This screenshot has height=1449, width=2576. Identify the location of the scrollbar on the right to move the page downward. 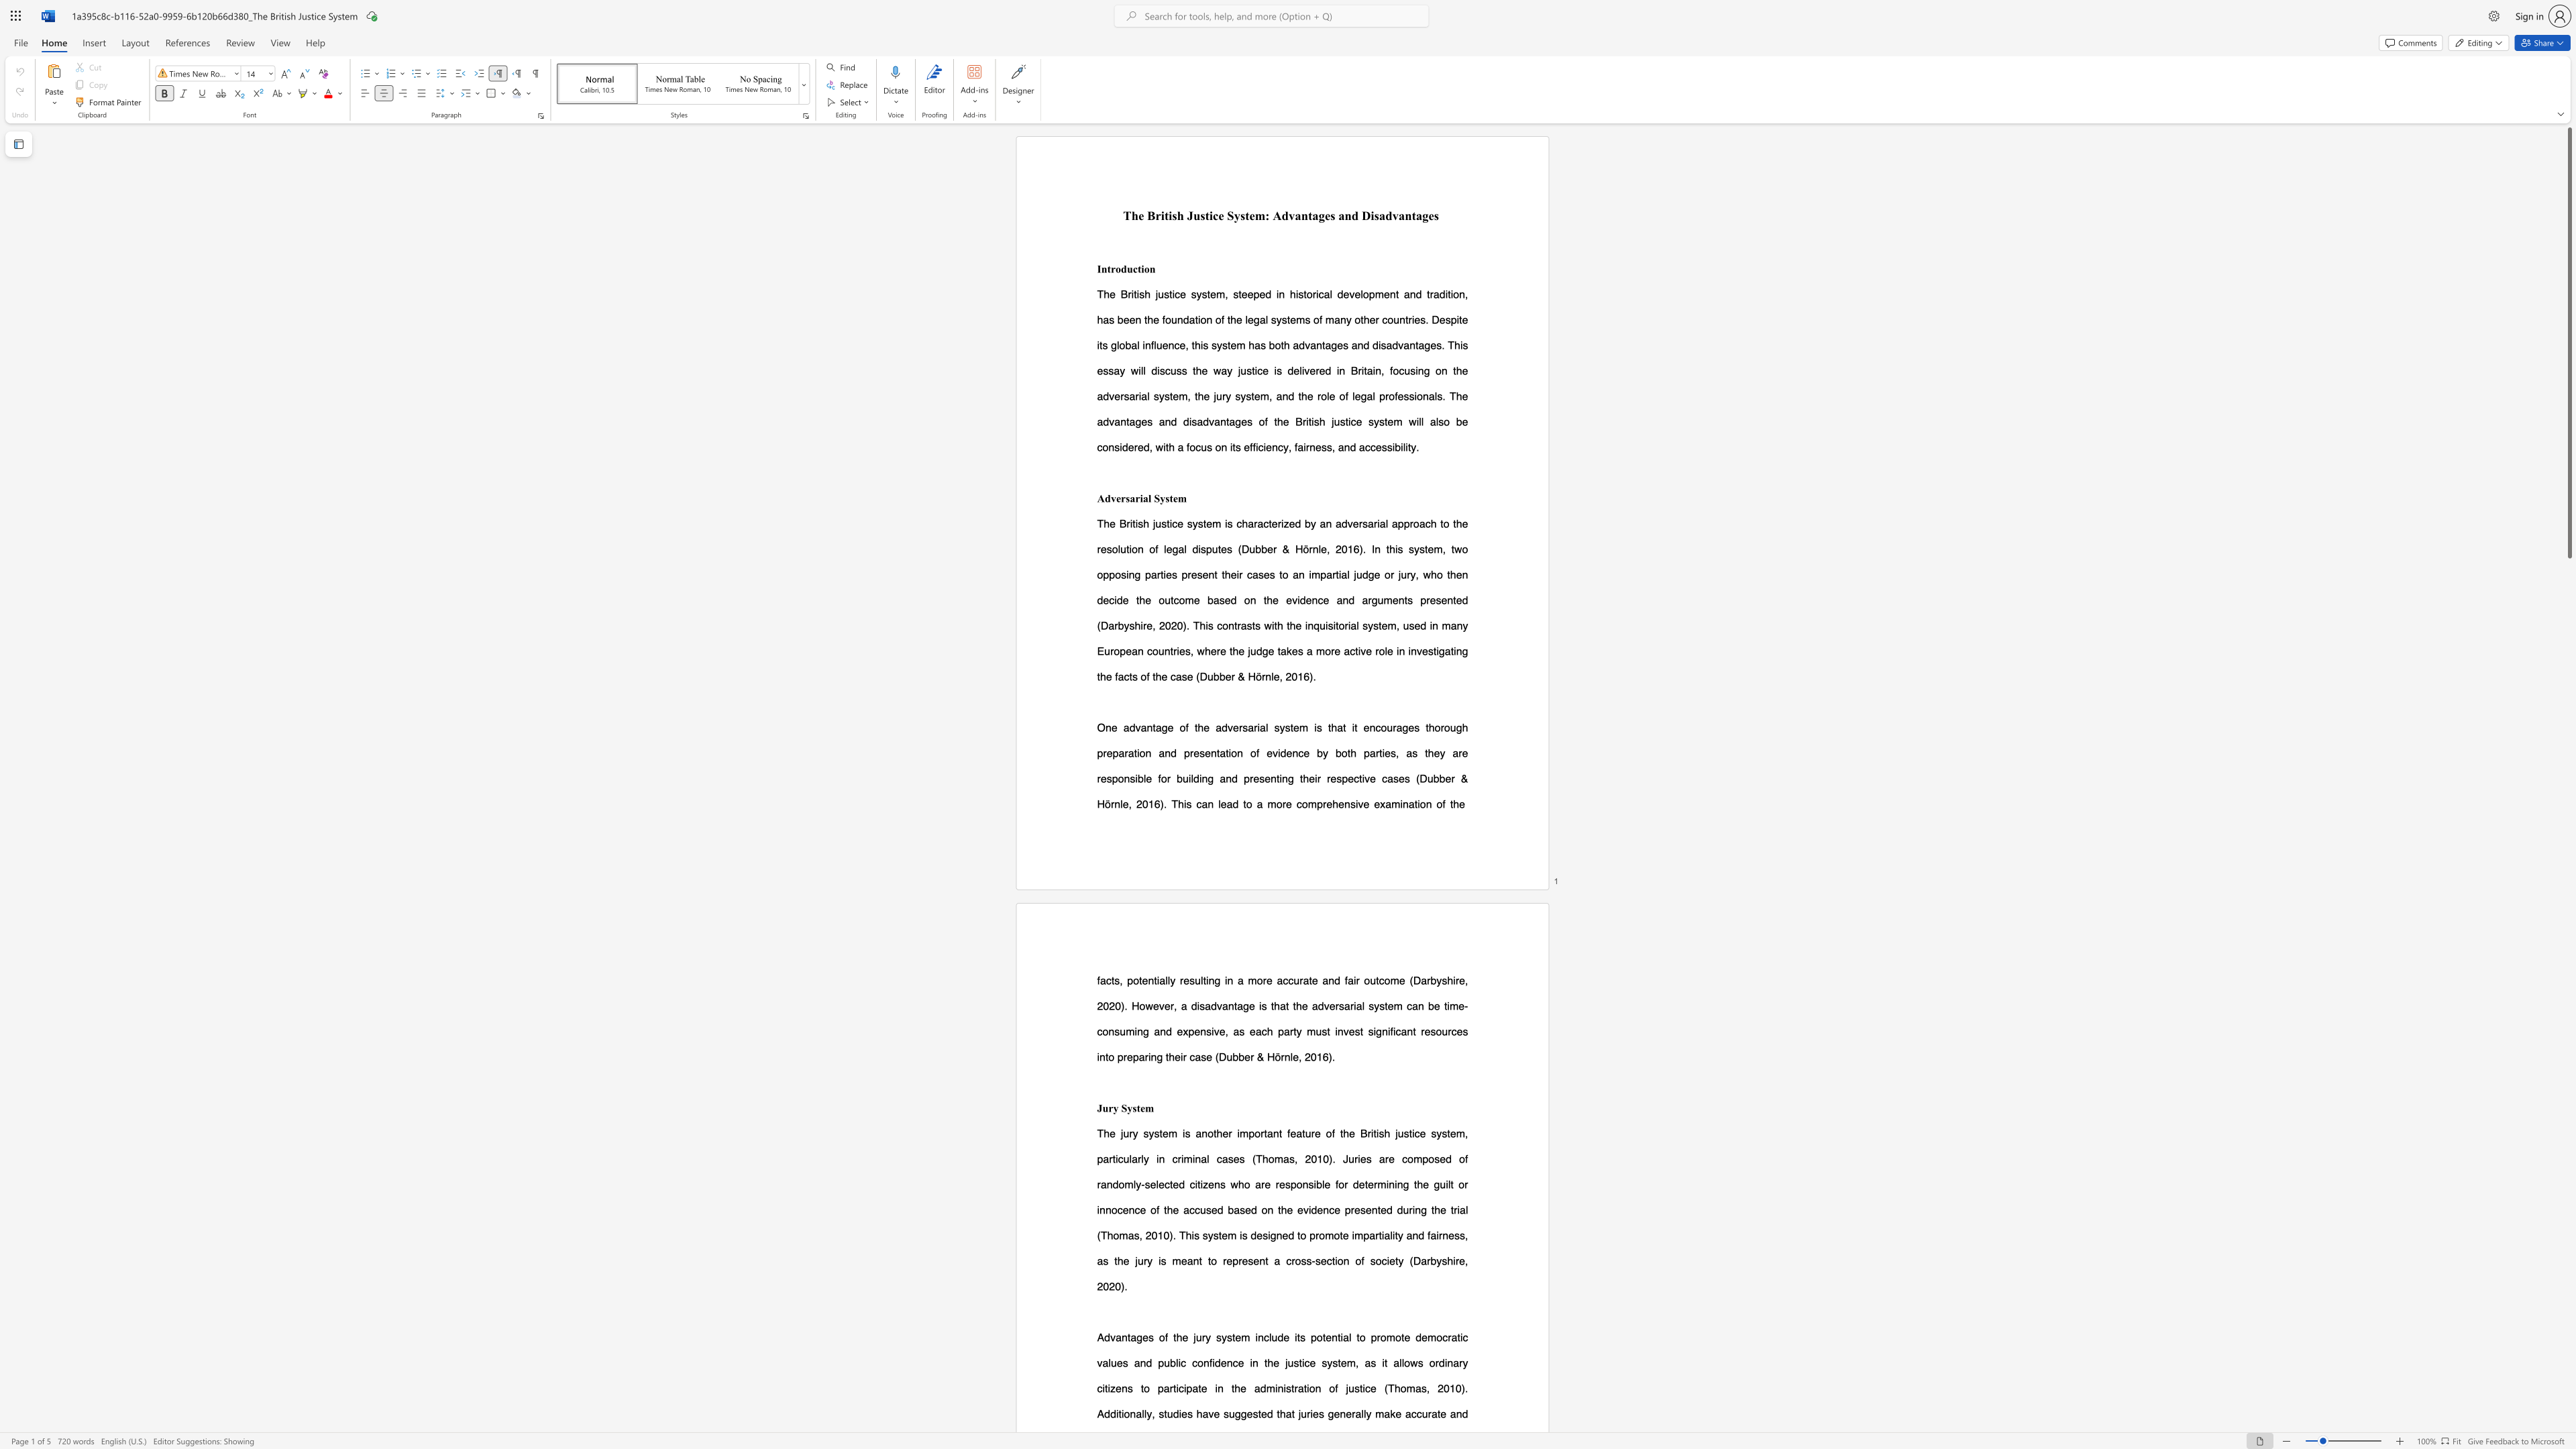
(2568, 1294).